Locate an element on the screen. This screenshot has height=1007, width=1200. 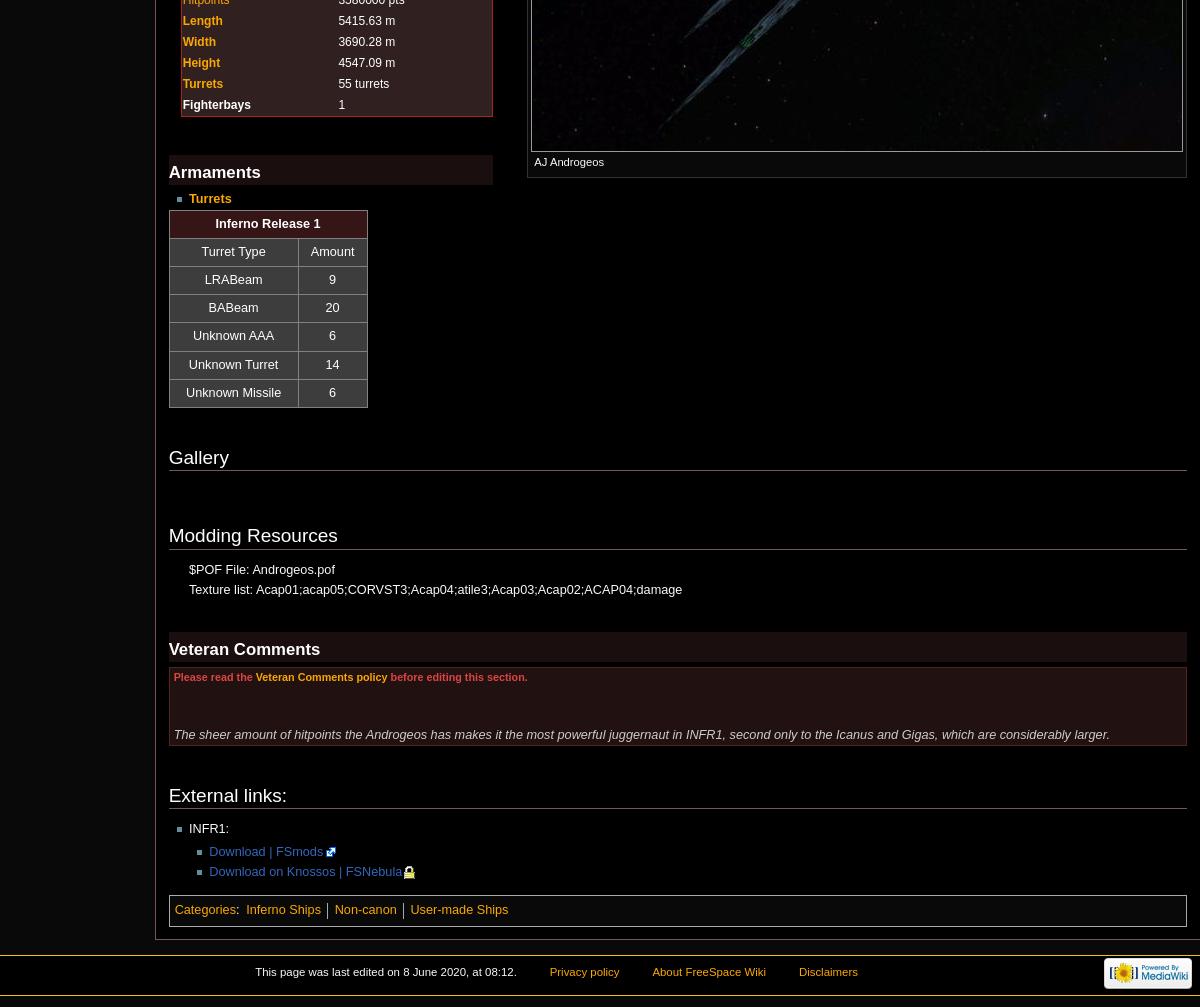
'User-made Ships' is located at coordinates (458, 909).